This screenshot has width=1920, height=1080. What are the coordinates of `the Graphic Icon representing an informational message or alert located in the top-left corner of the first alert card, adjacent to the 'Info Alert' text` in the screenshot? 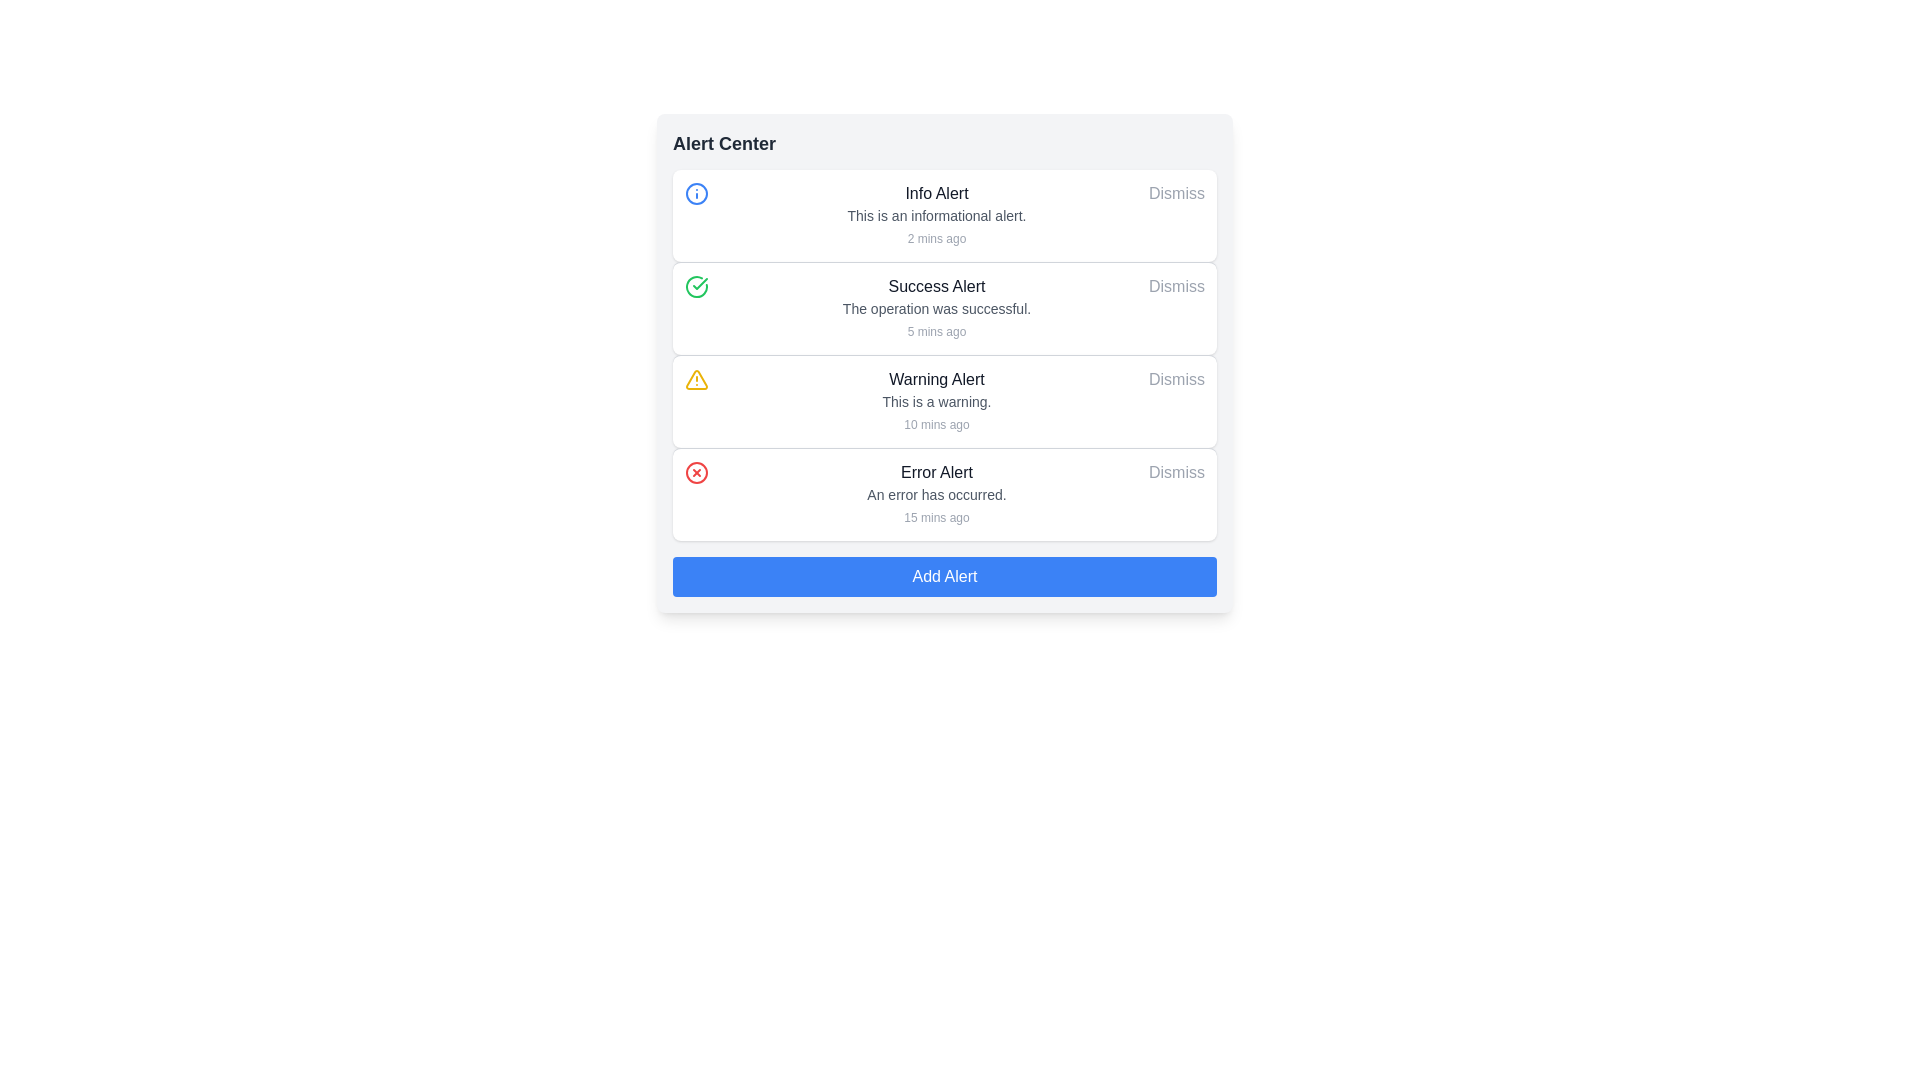 It's located at (696, 193).